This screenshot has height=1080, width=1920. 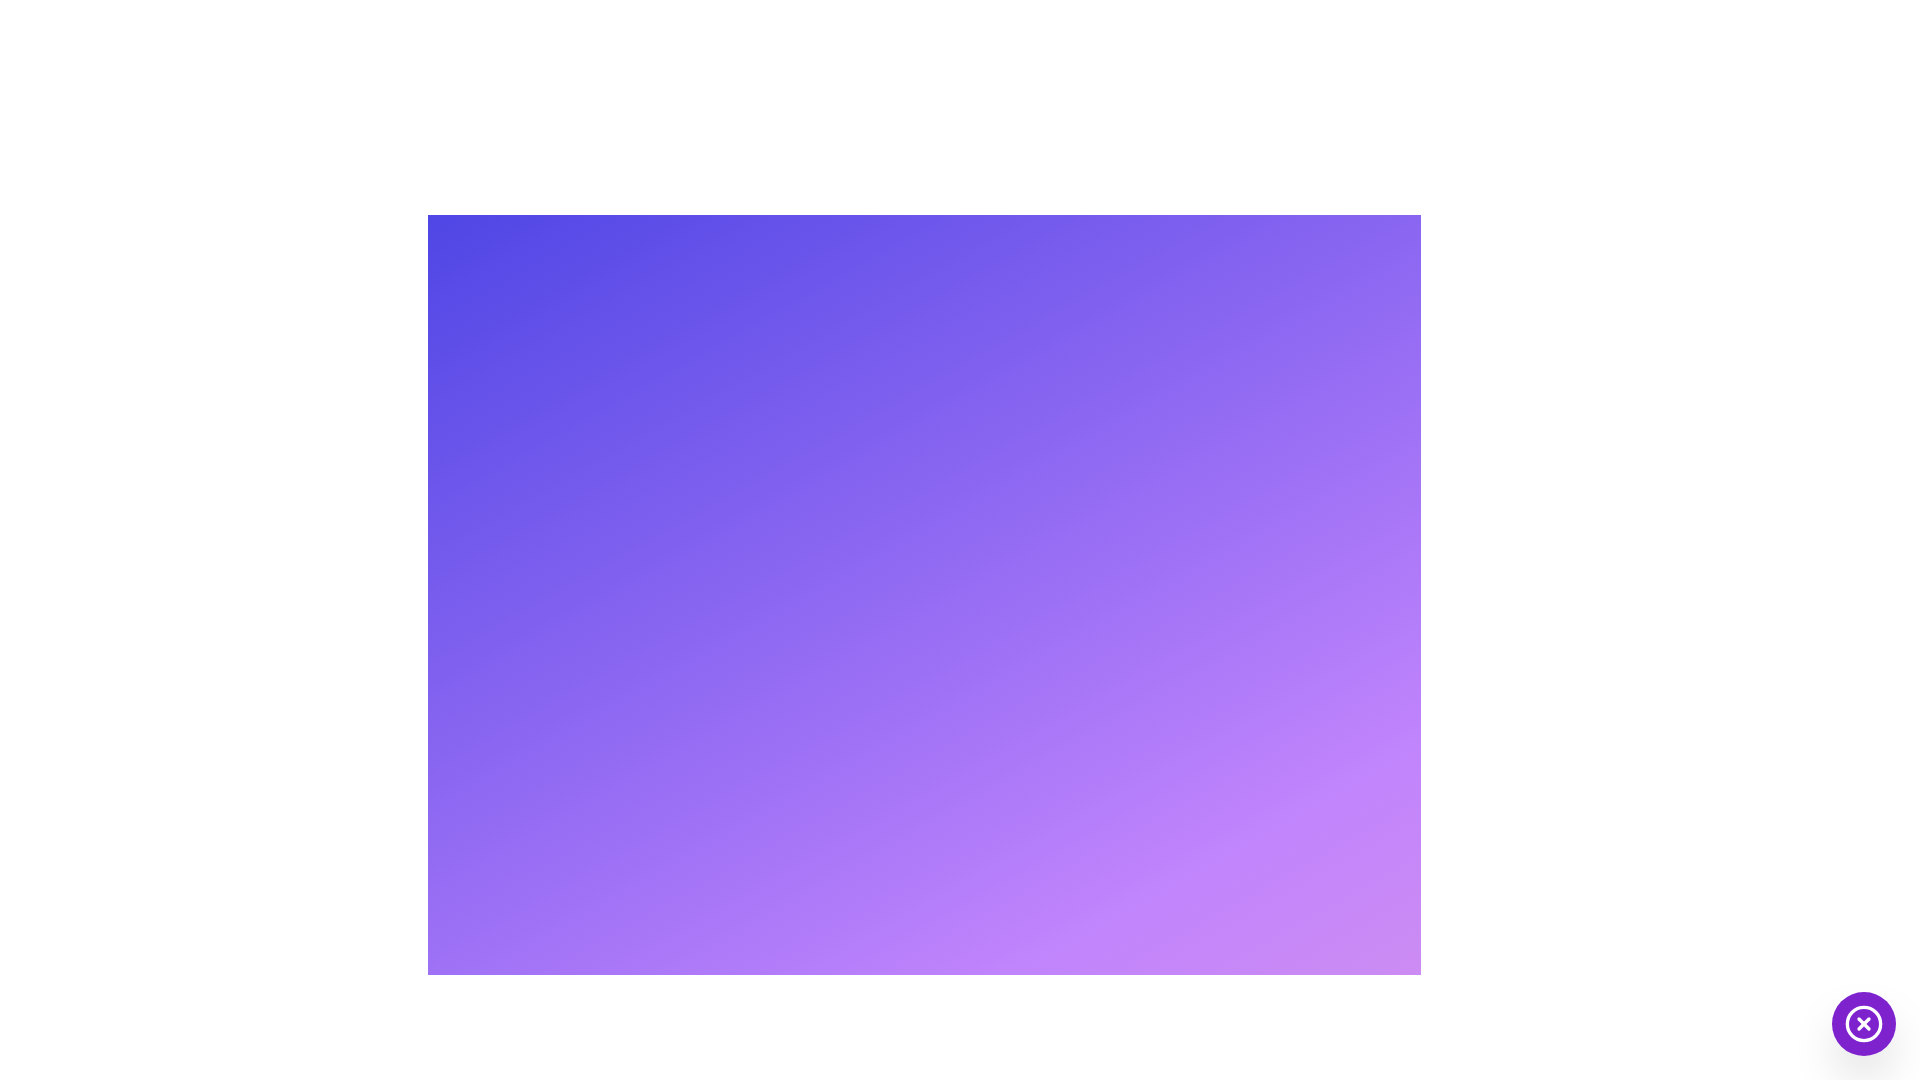 What do you see at coordinates (1862, 1023) in the screenshot?
I see `the button located at the bottom-right corner of the interface to observe its hover effect, which changes its appearance slightly upon interaction` at bounding box center [1862, 1023].